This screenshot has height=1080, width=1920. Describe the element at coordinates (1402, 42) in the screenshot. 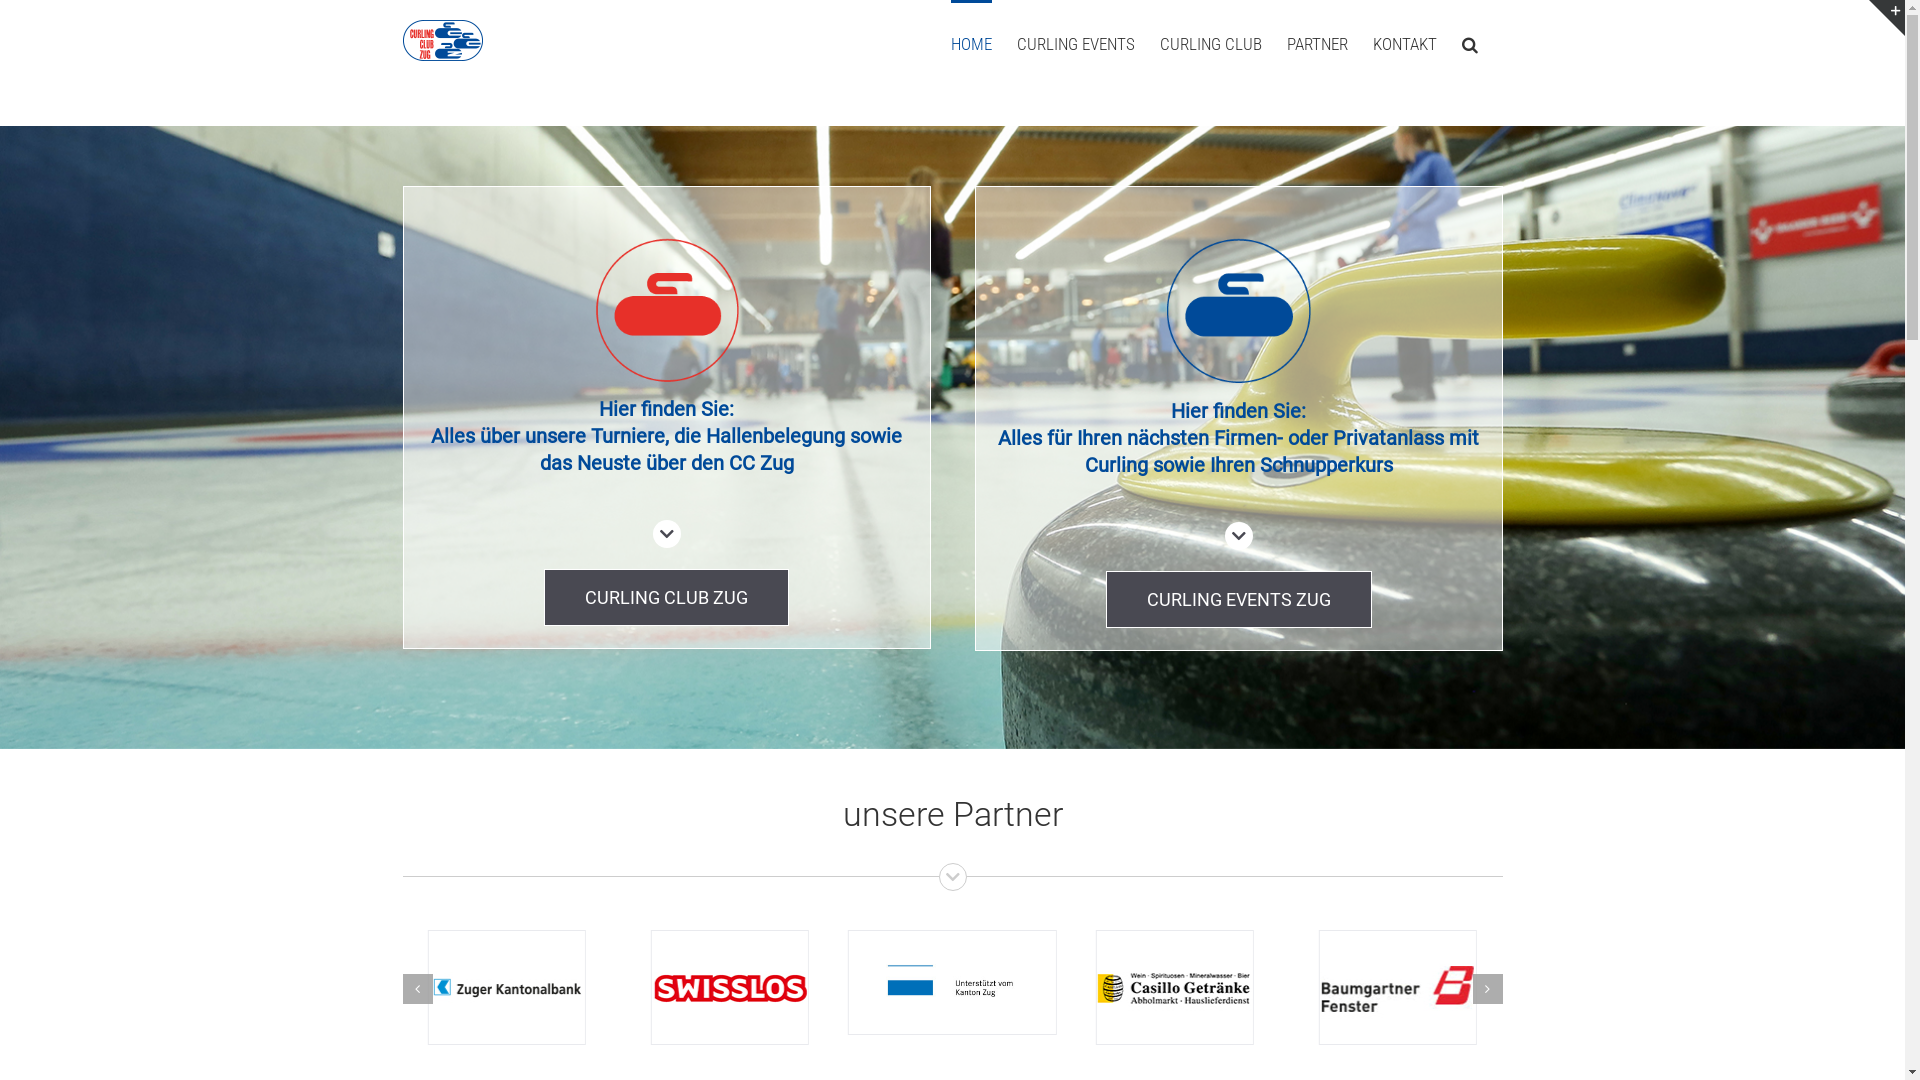

I see `'KONTAKT'` at that location.